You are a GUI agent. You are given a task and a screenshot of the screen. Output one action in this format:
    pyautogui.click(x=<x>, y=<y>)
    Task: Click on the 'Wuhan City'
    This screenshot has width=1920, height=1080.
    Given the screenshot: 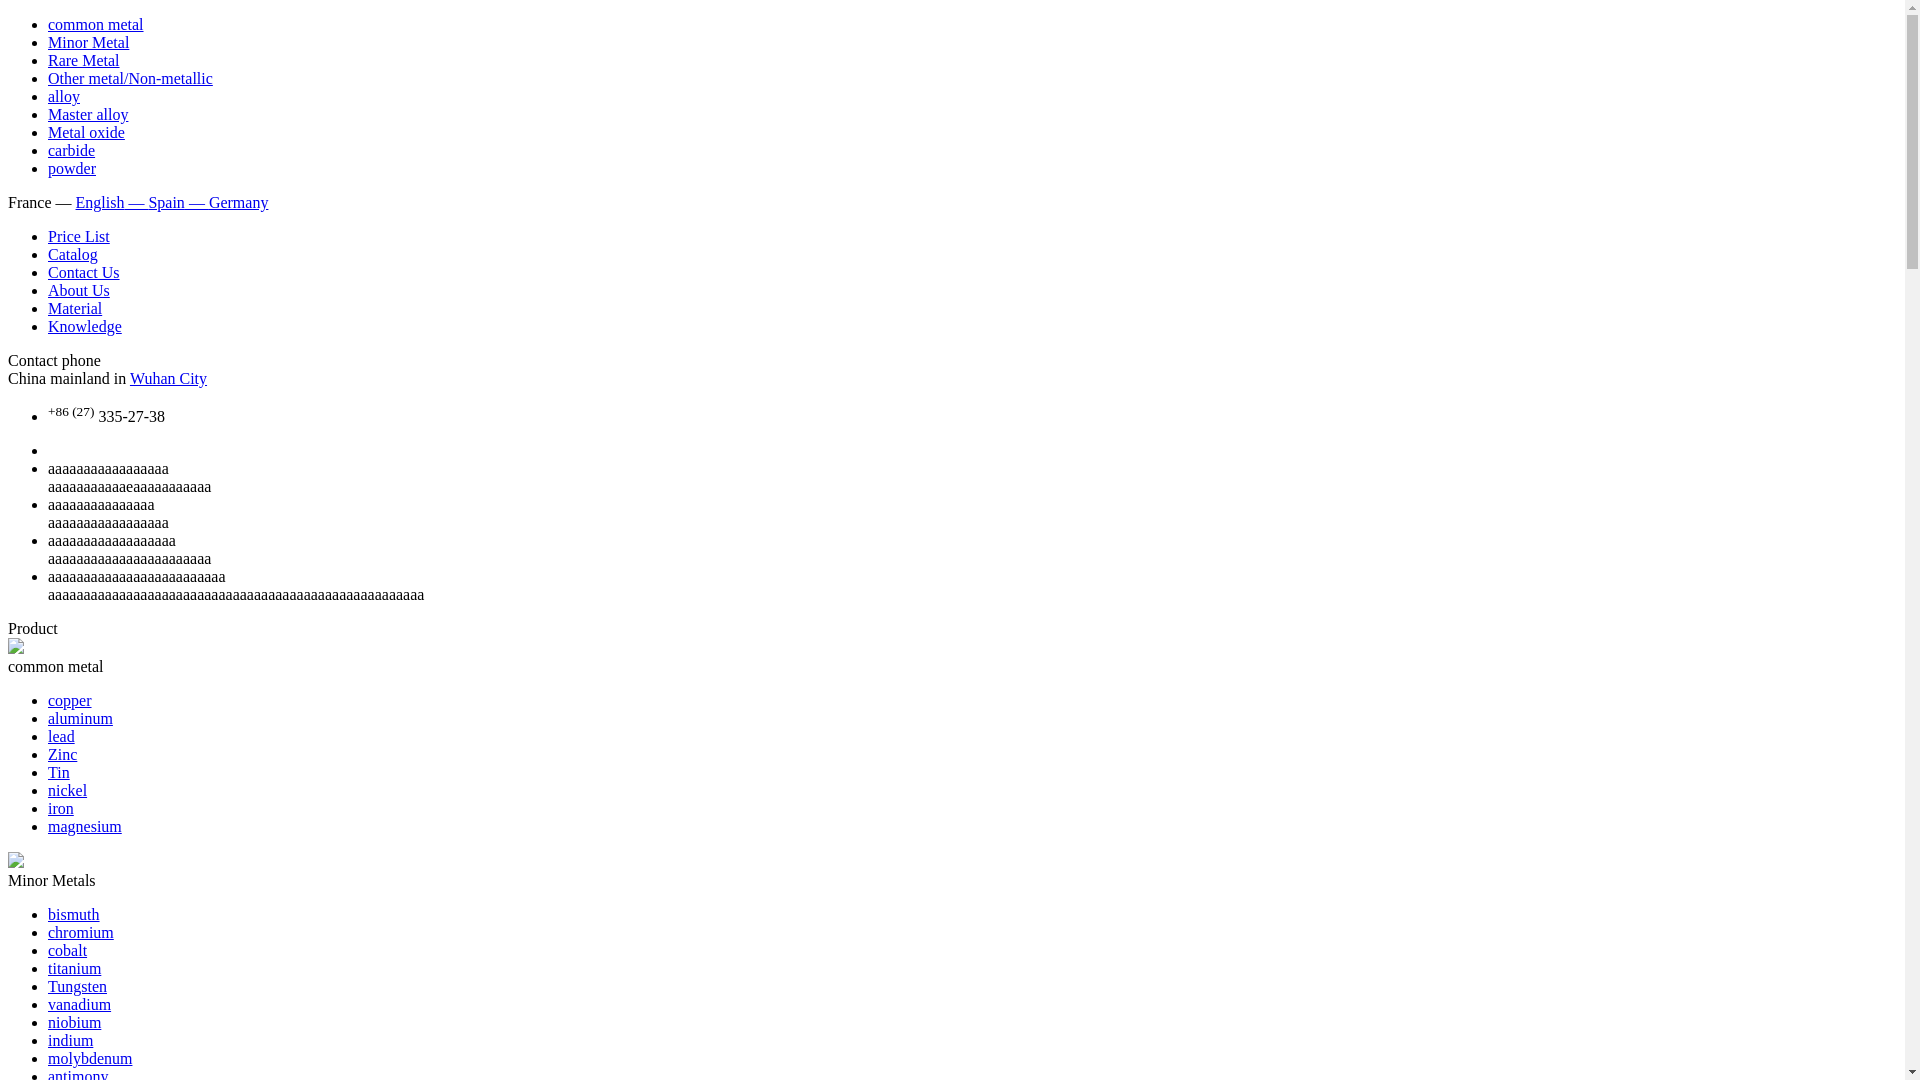 What is the action you would take?
    pyautogui.click(x=128, y=378)
    